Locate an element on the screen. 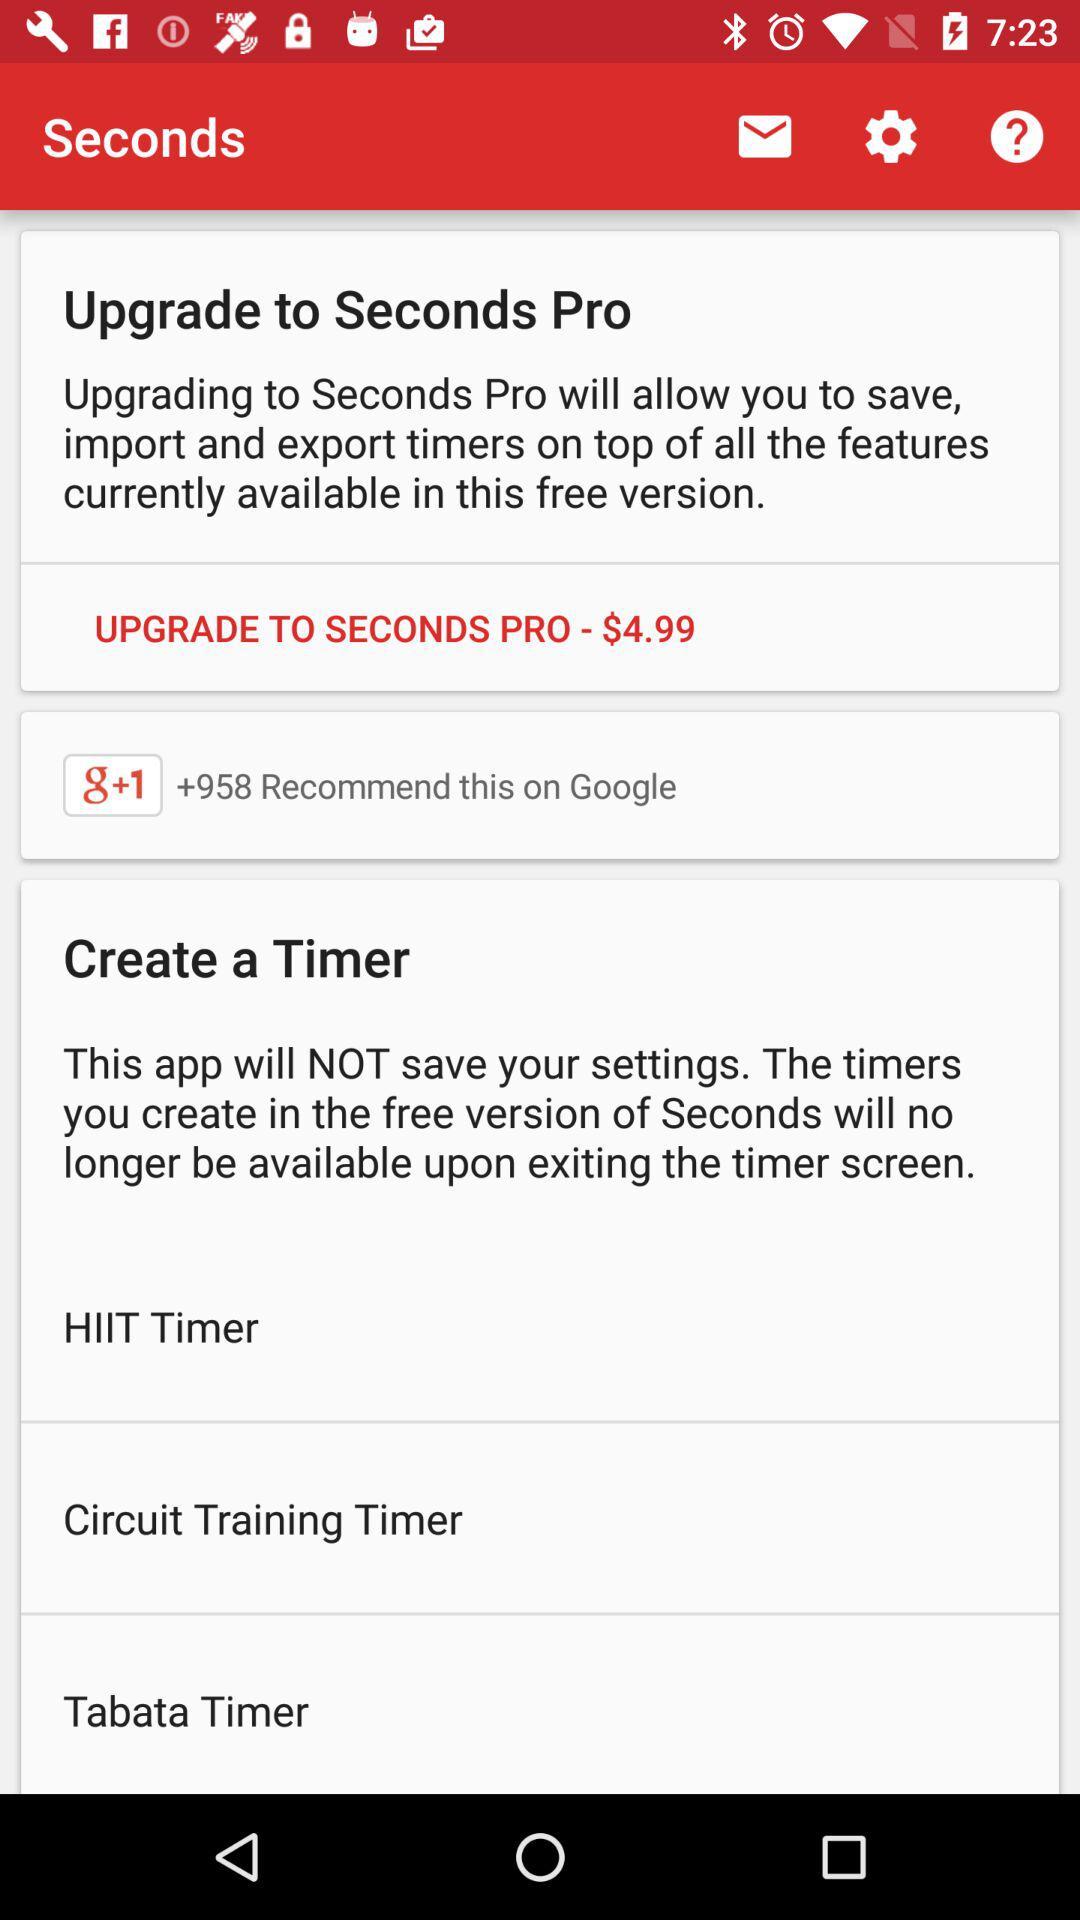 The width and height of the screenshot is (1080, 1920). circuit training timer icon is located at coordinates (540, 1517).